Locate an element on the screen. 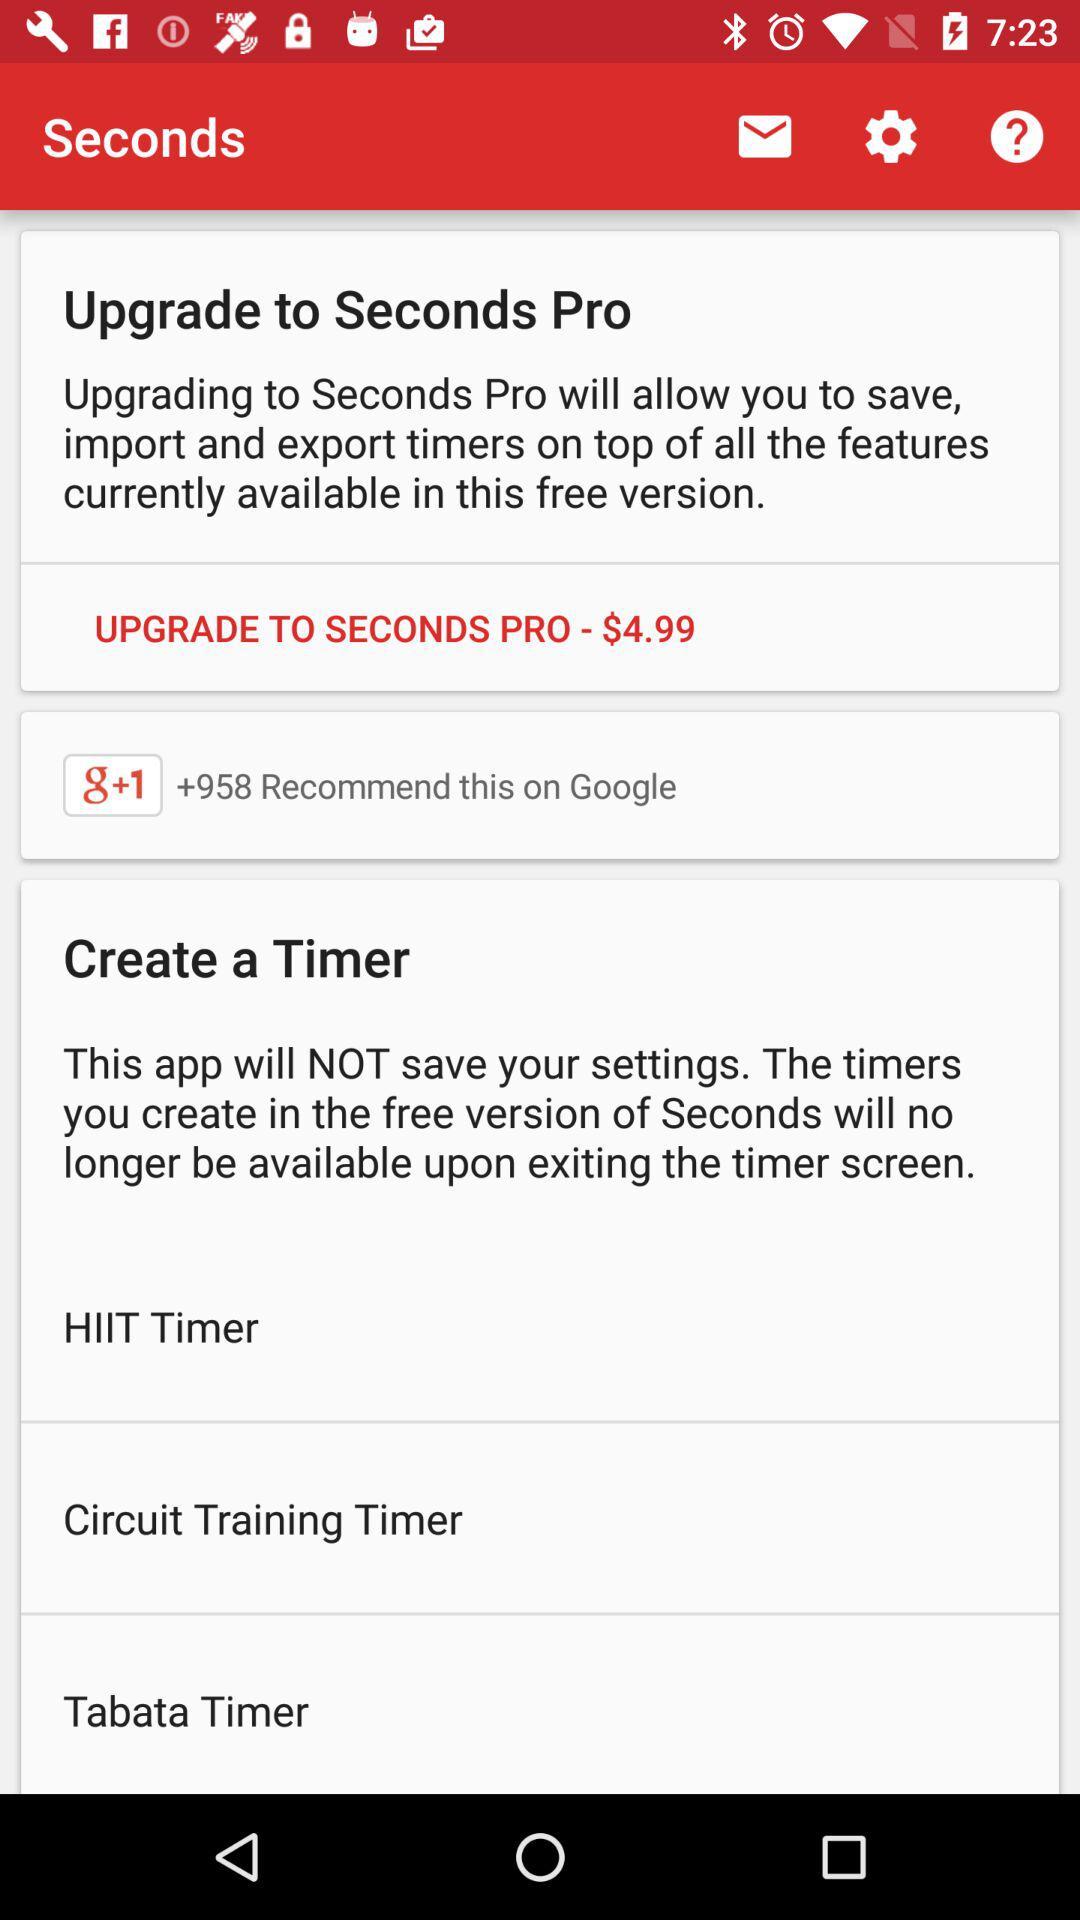 The width and height of the screenshot is (1080, 1920). circuit training timer icon is located at coordinates (540, 1517).